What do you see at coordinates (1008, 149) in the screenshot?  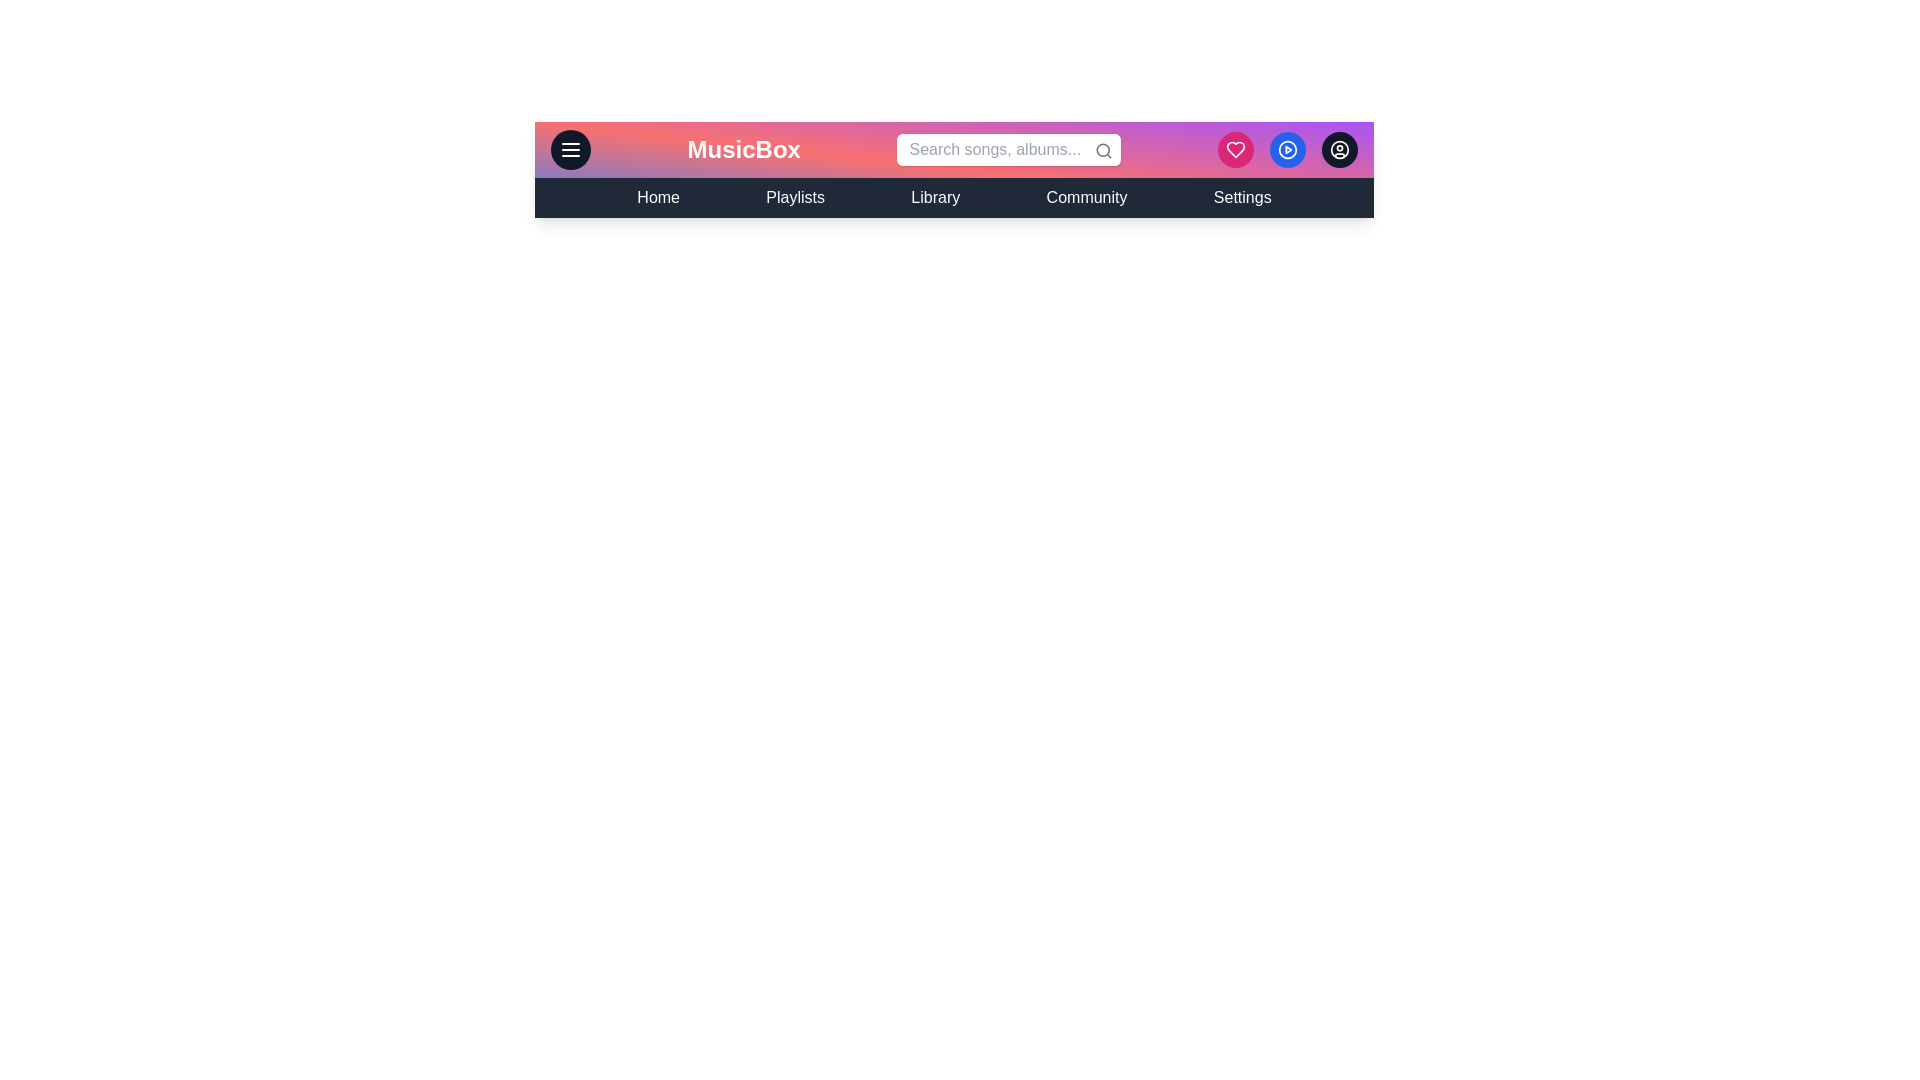 I see `the search bar to activate it for input` at bounding box center [1008, 149].